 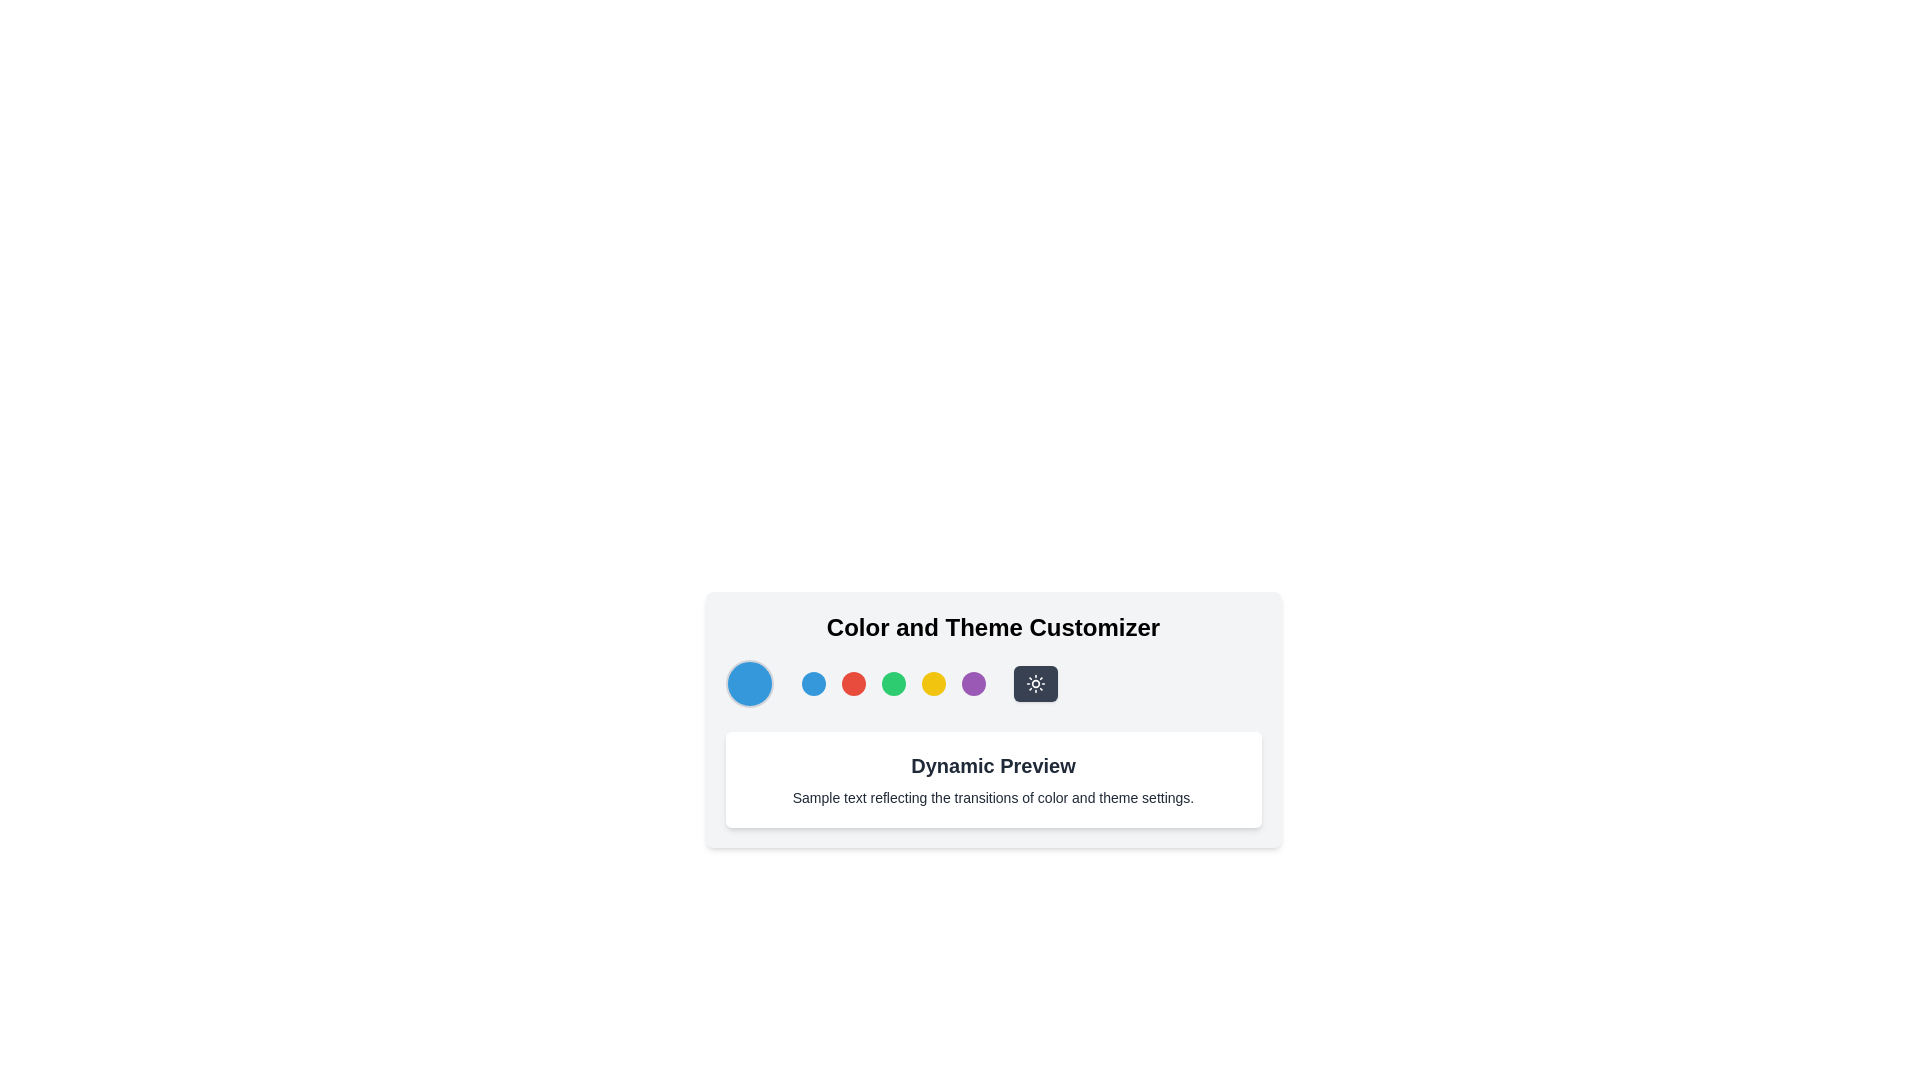 I want to click on the fifth circular button in the 'Color and Theme Customizer' section, so click(x=973, y=682).